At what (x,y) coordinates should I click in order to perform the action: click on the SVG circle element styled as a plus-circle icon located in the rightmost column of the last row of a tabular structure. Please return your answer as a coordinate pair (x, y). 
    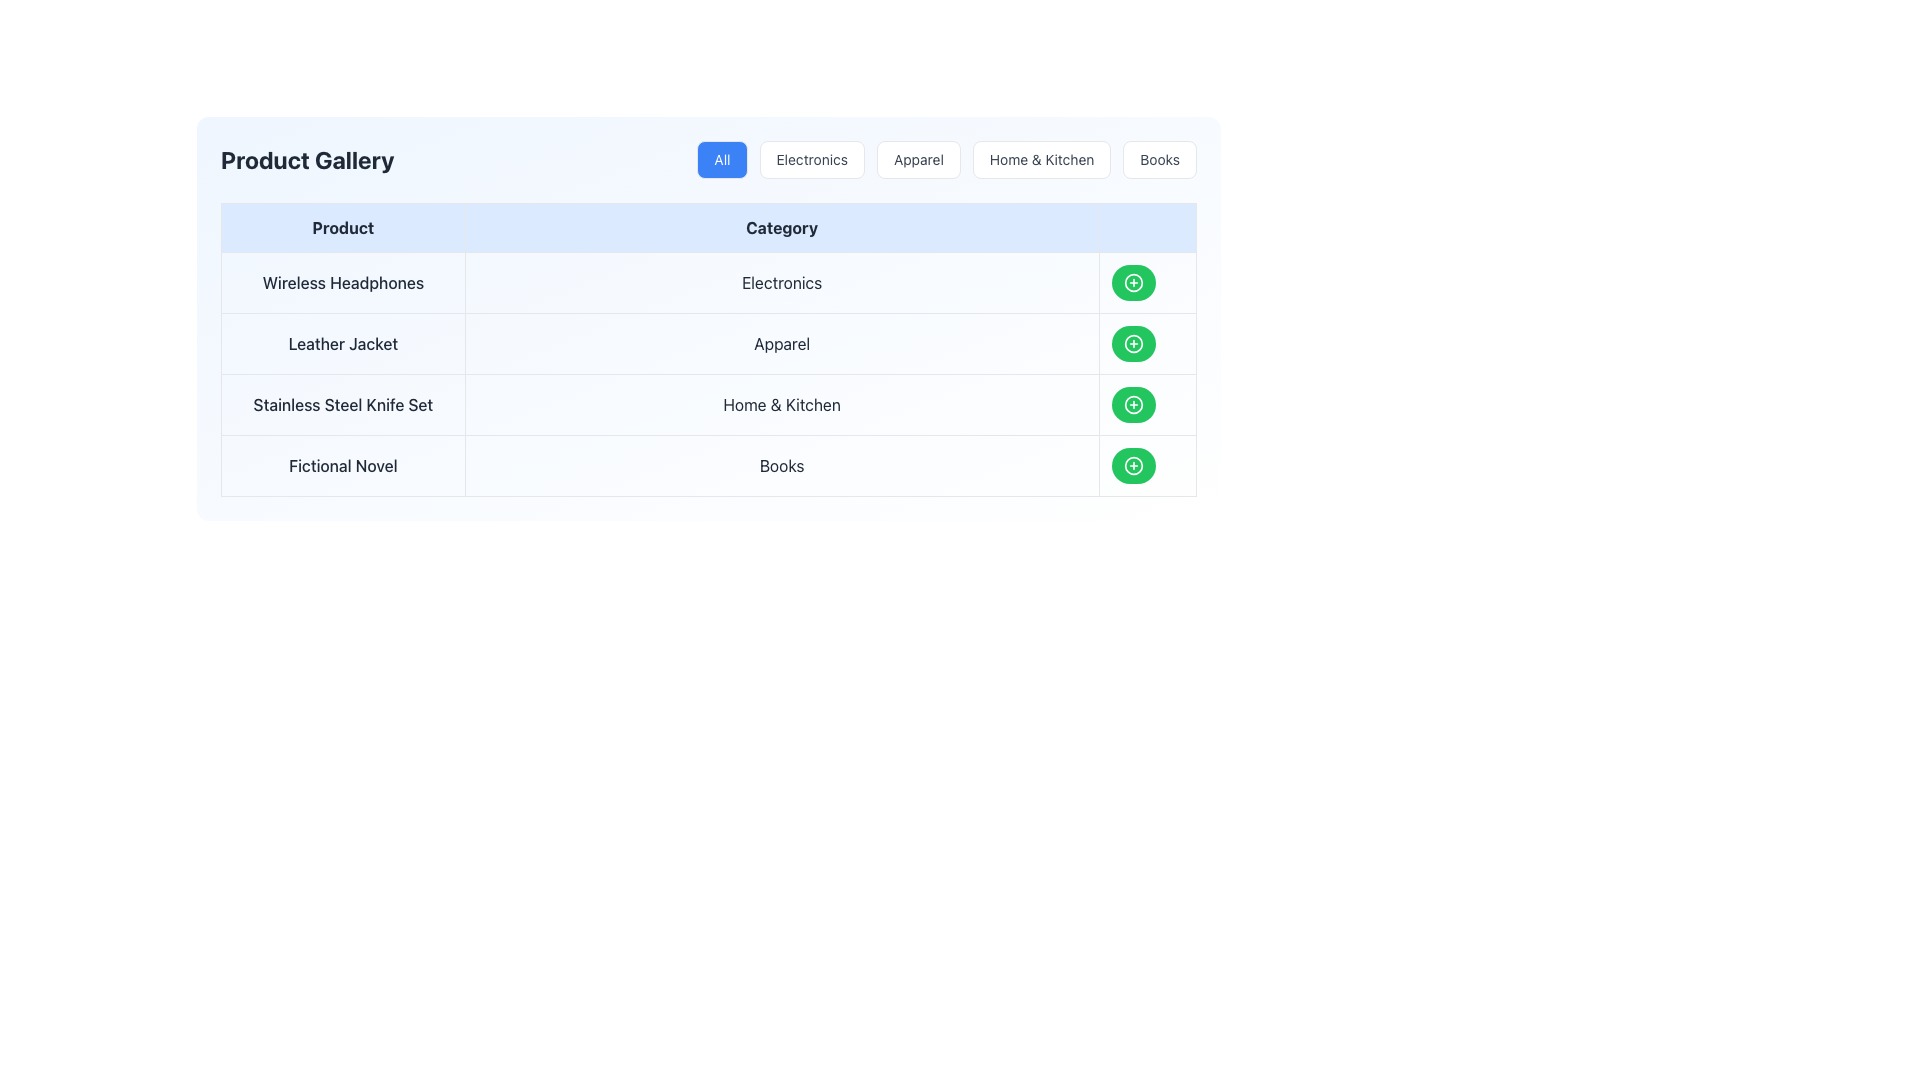
    Looking at the image, I should click on (1133, 466).